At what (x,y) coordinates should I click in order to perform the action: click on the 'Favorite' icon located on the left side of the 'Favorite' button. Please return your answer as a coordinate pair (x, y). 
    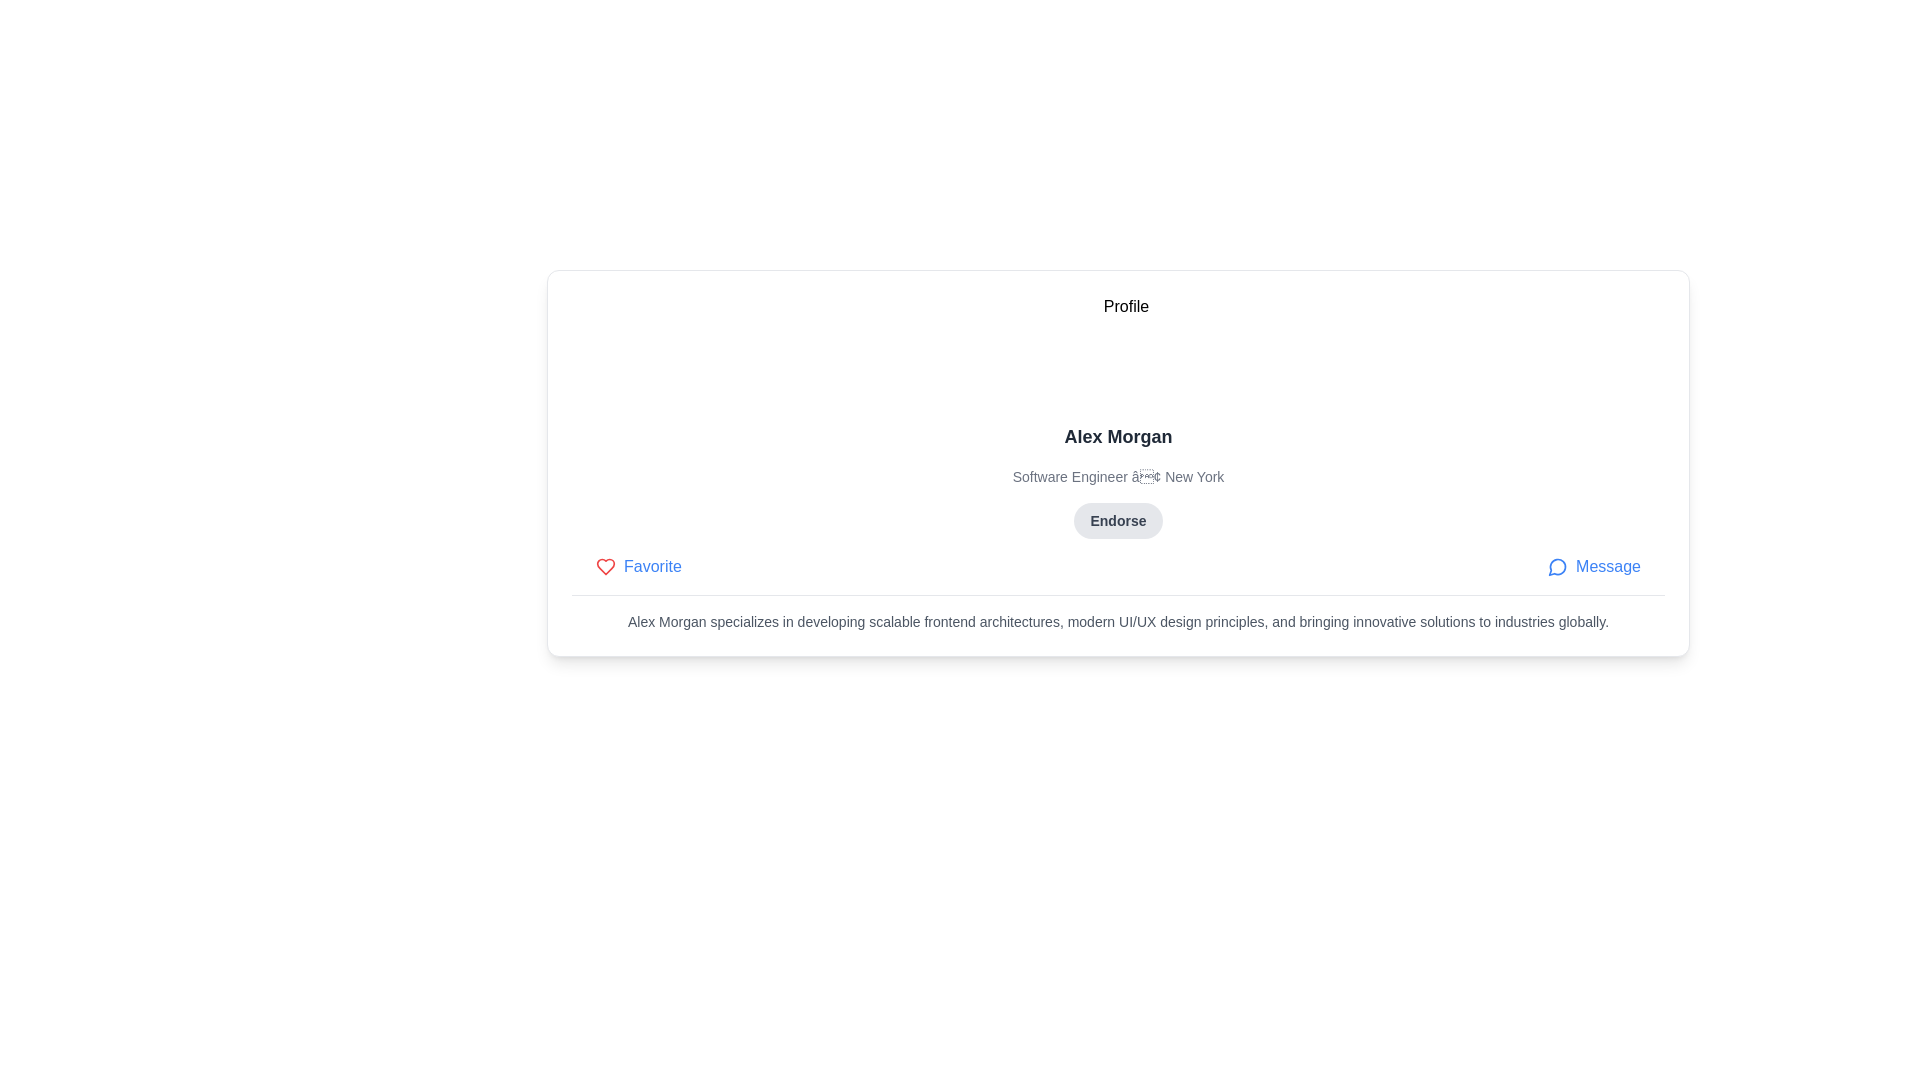
    Looking at the image, I should click on (604, 567).